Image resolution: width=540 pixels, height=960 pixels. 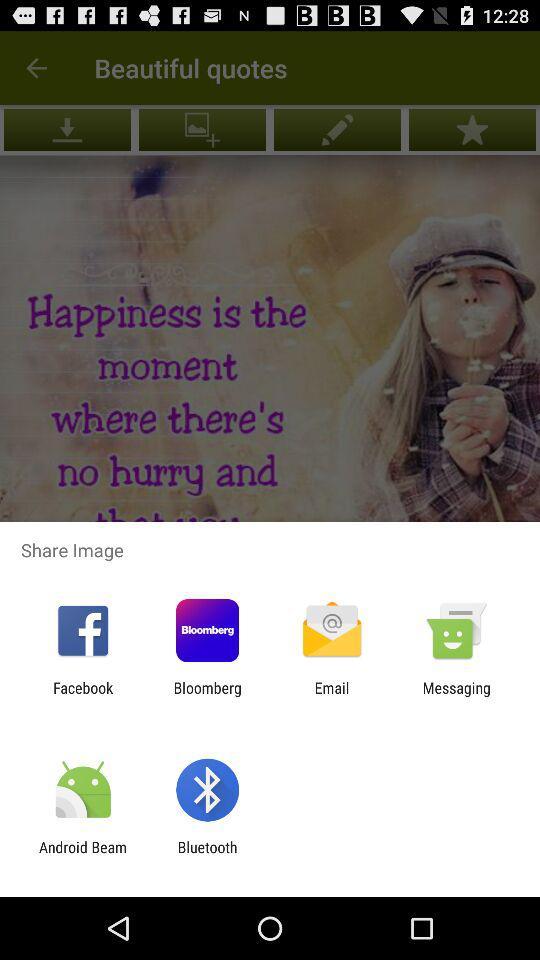 I want to click on item to the left of bluetooth app, so click(x=82, y=855).